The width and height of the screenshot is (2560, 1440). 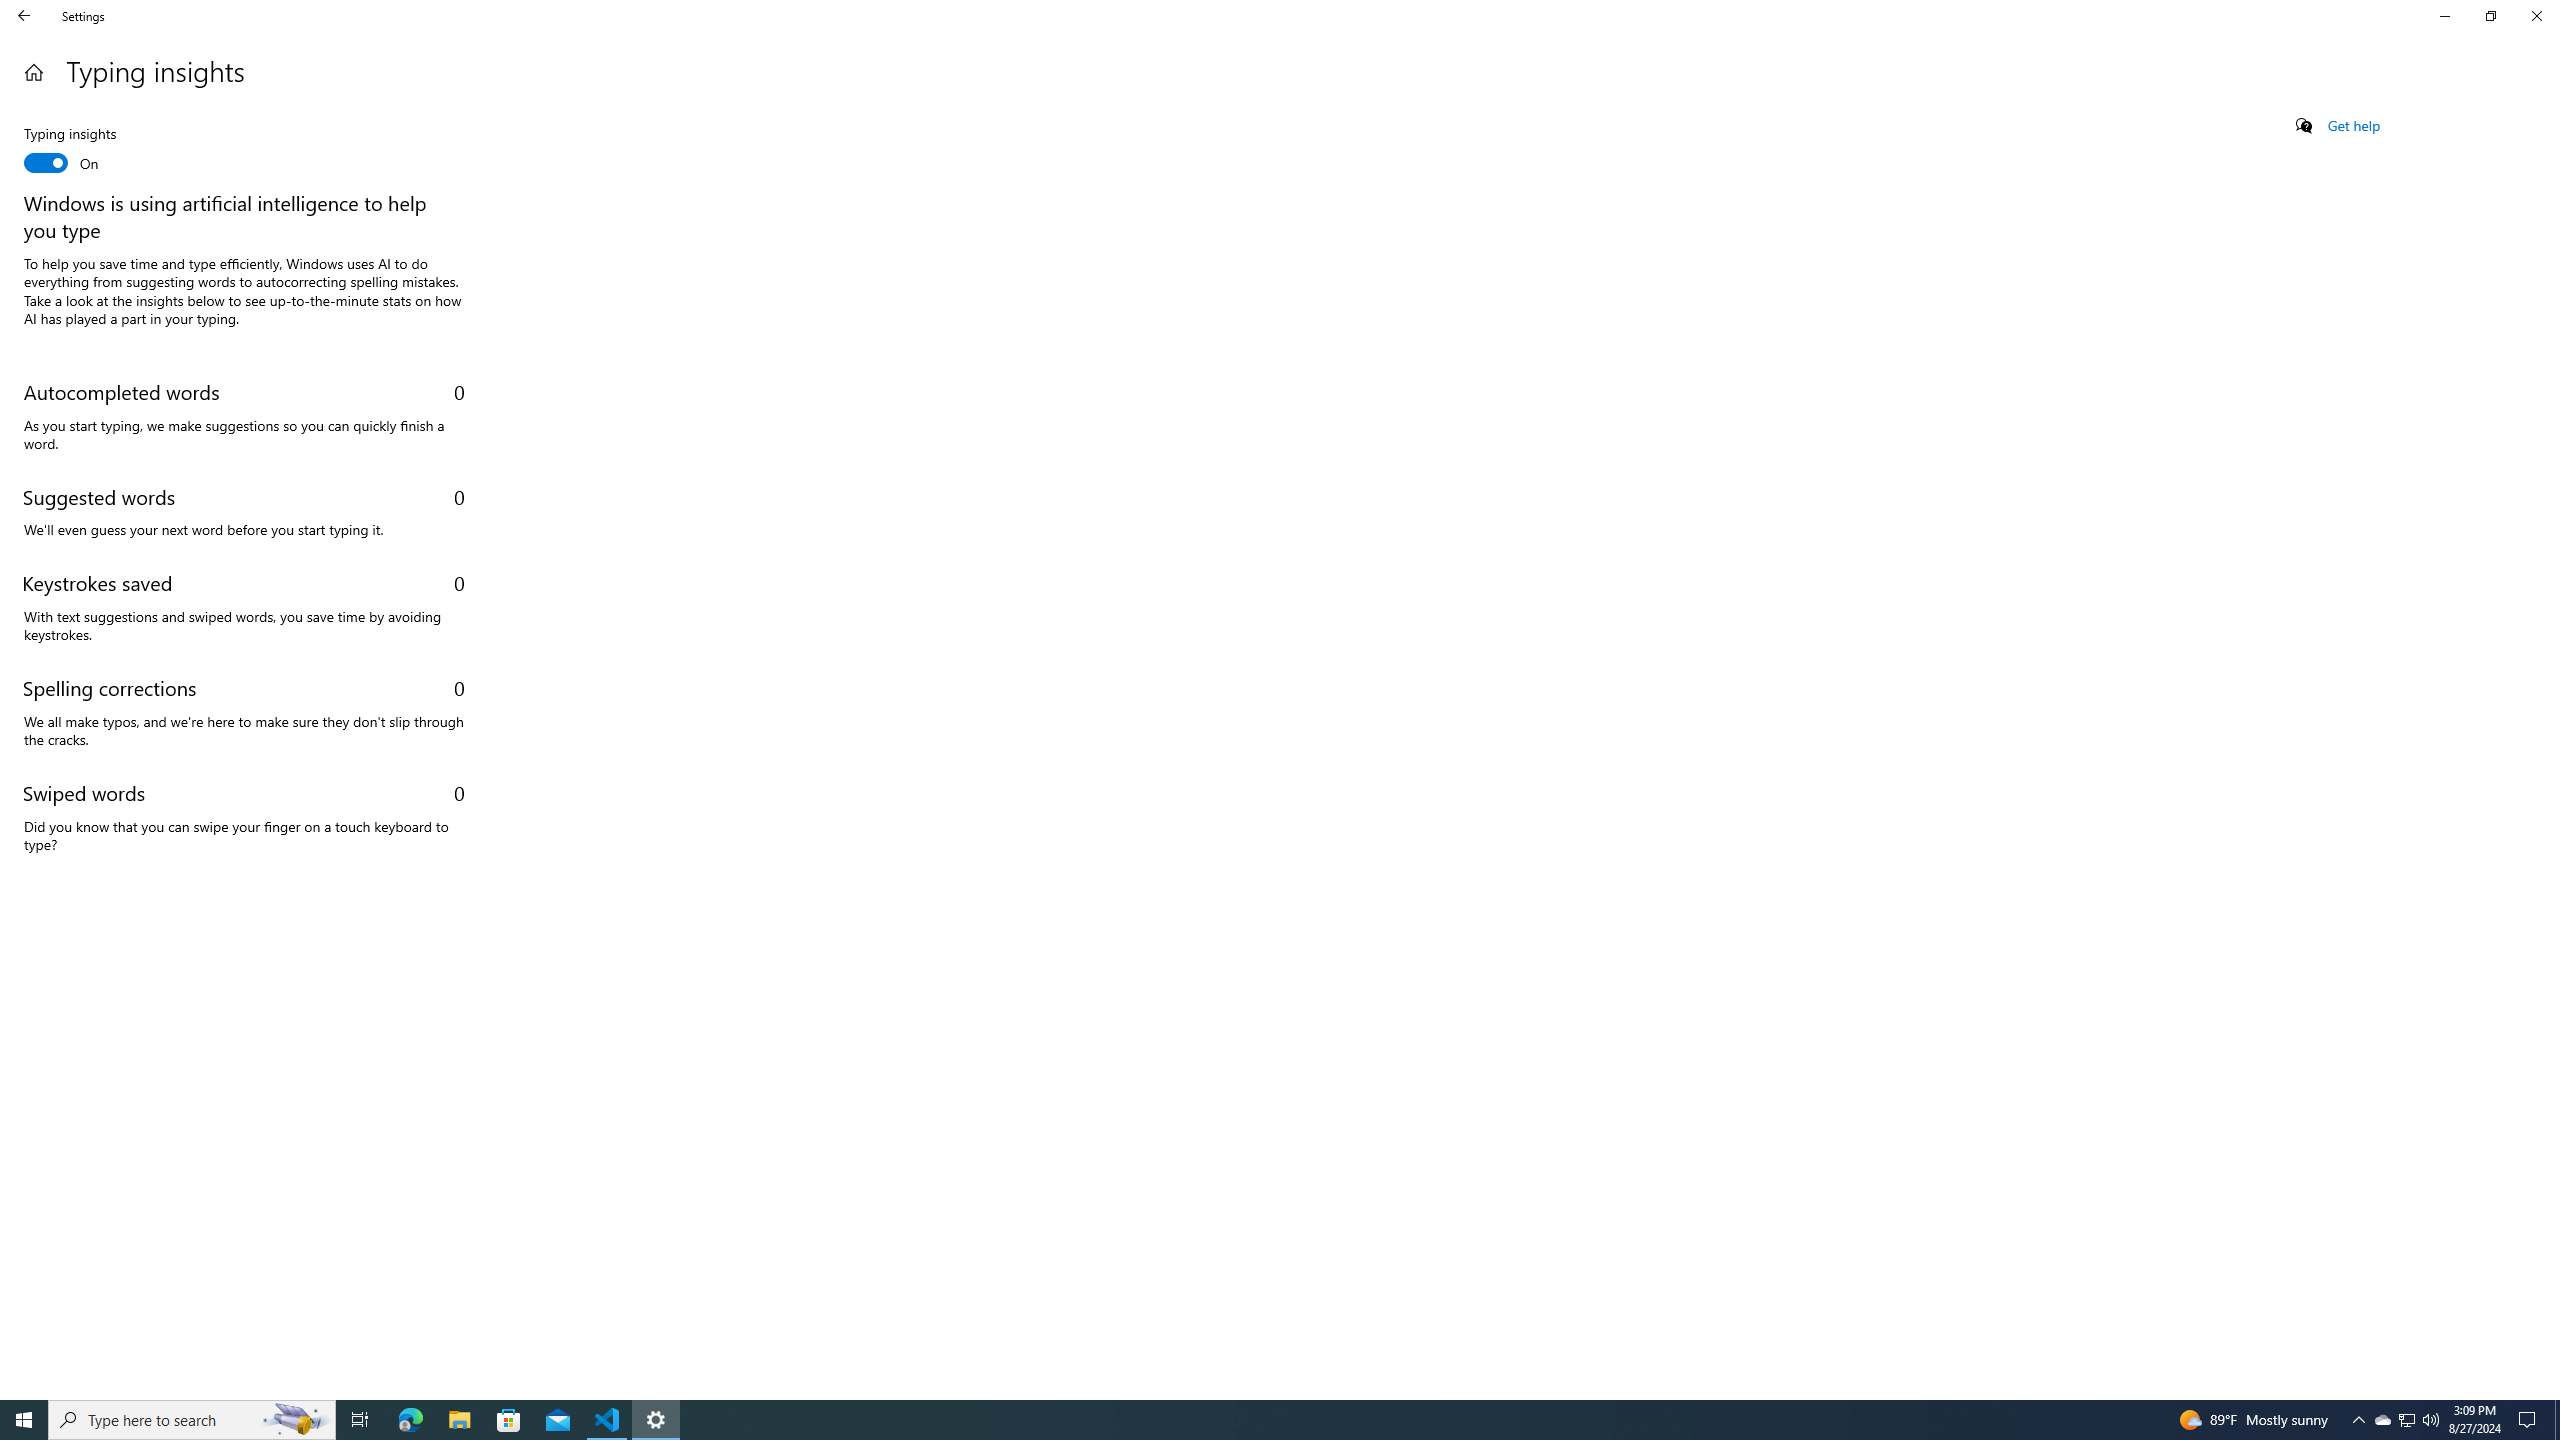 I want to click on 'Running applications', so click(x=1261, y=1418).